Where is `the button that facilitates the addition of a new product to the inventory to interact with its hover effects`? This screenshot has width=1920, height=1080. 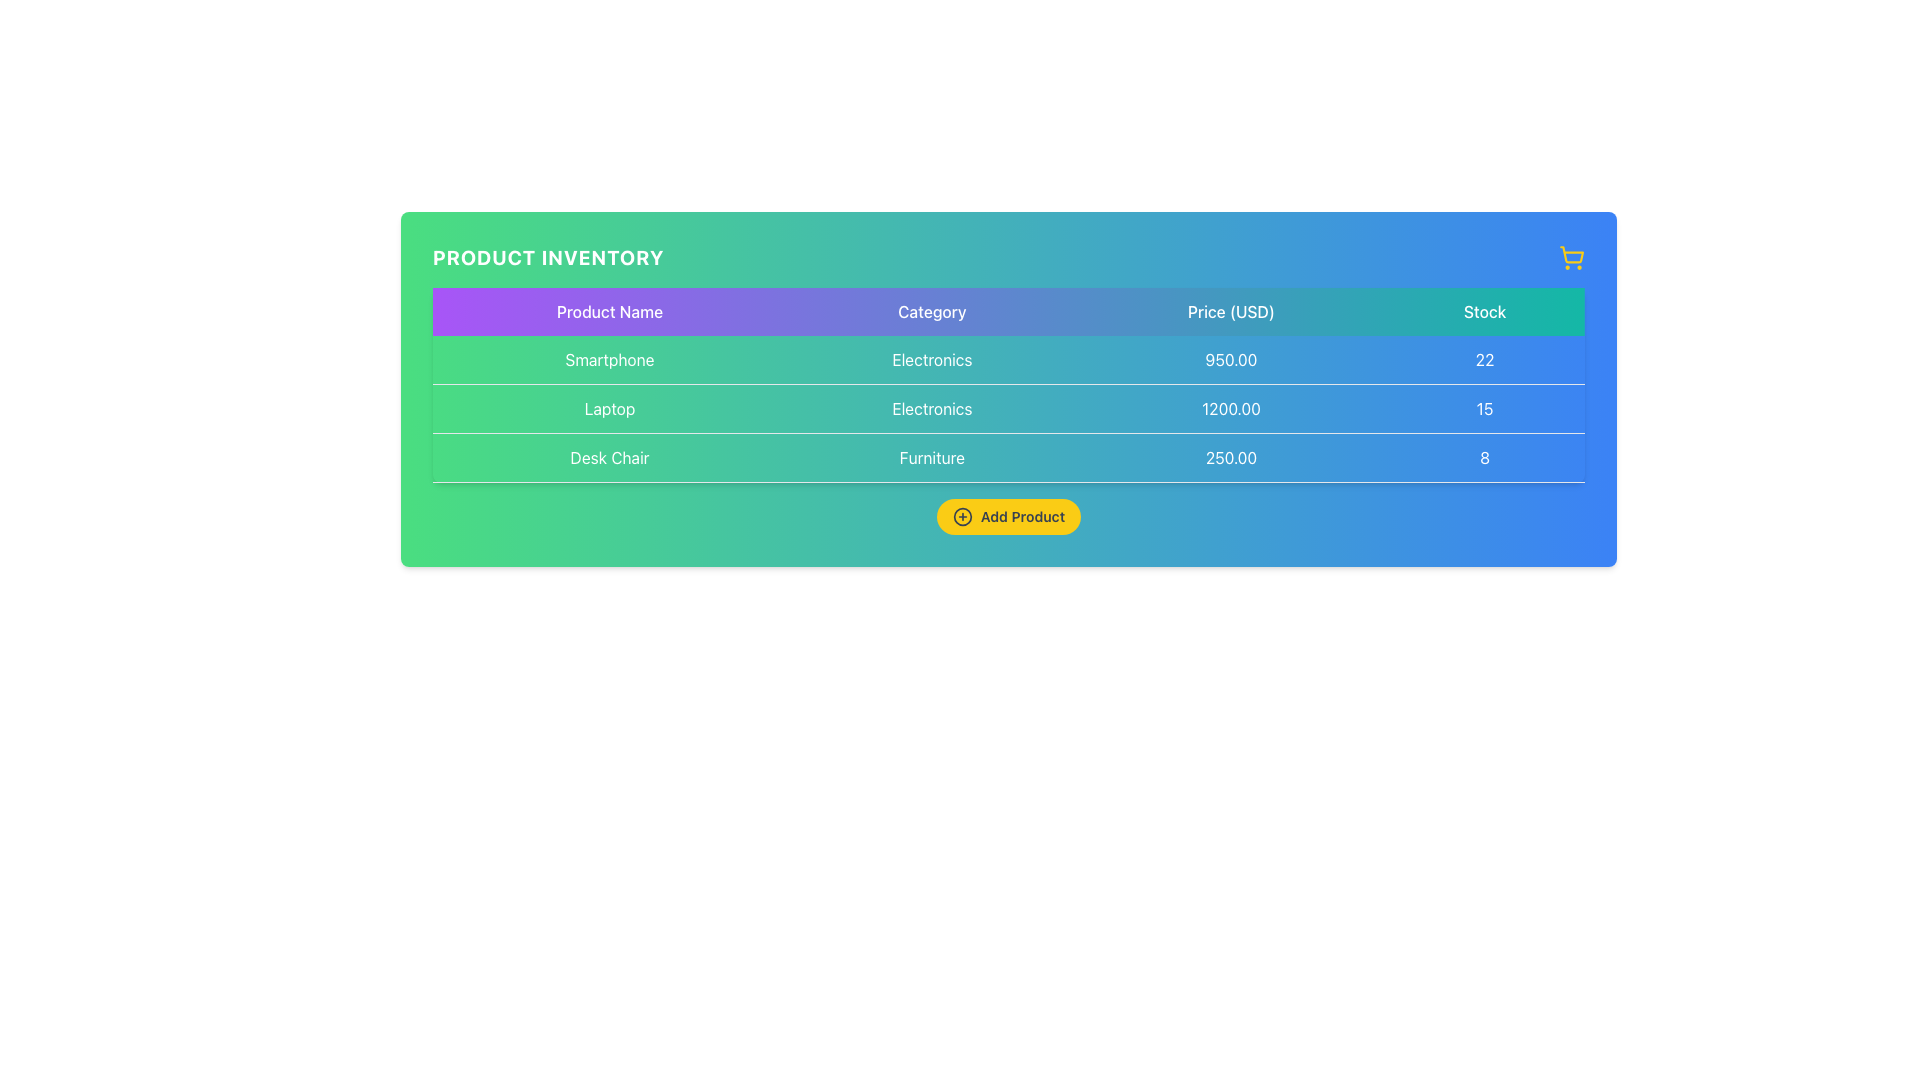 the button that facilitates the addition of a new product to the inventory to interact with its hover effects is located at coordinates (1008, 515).